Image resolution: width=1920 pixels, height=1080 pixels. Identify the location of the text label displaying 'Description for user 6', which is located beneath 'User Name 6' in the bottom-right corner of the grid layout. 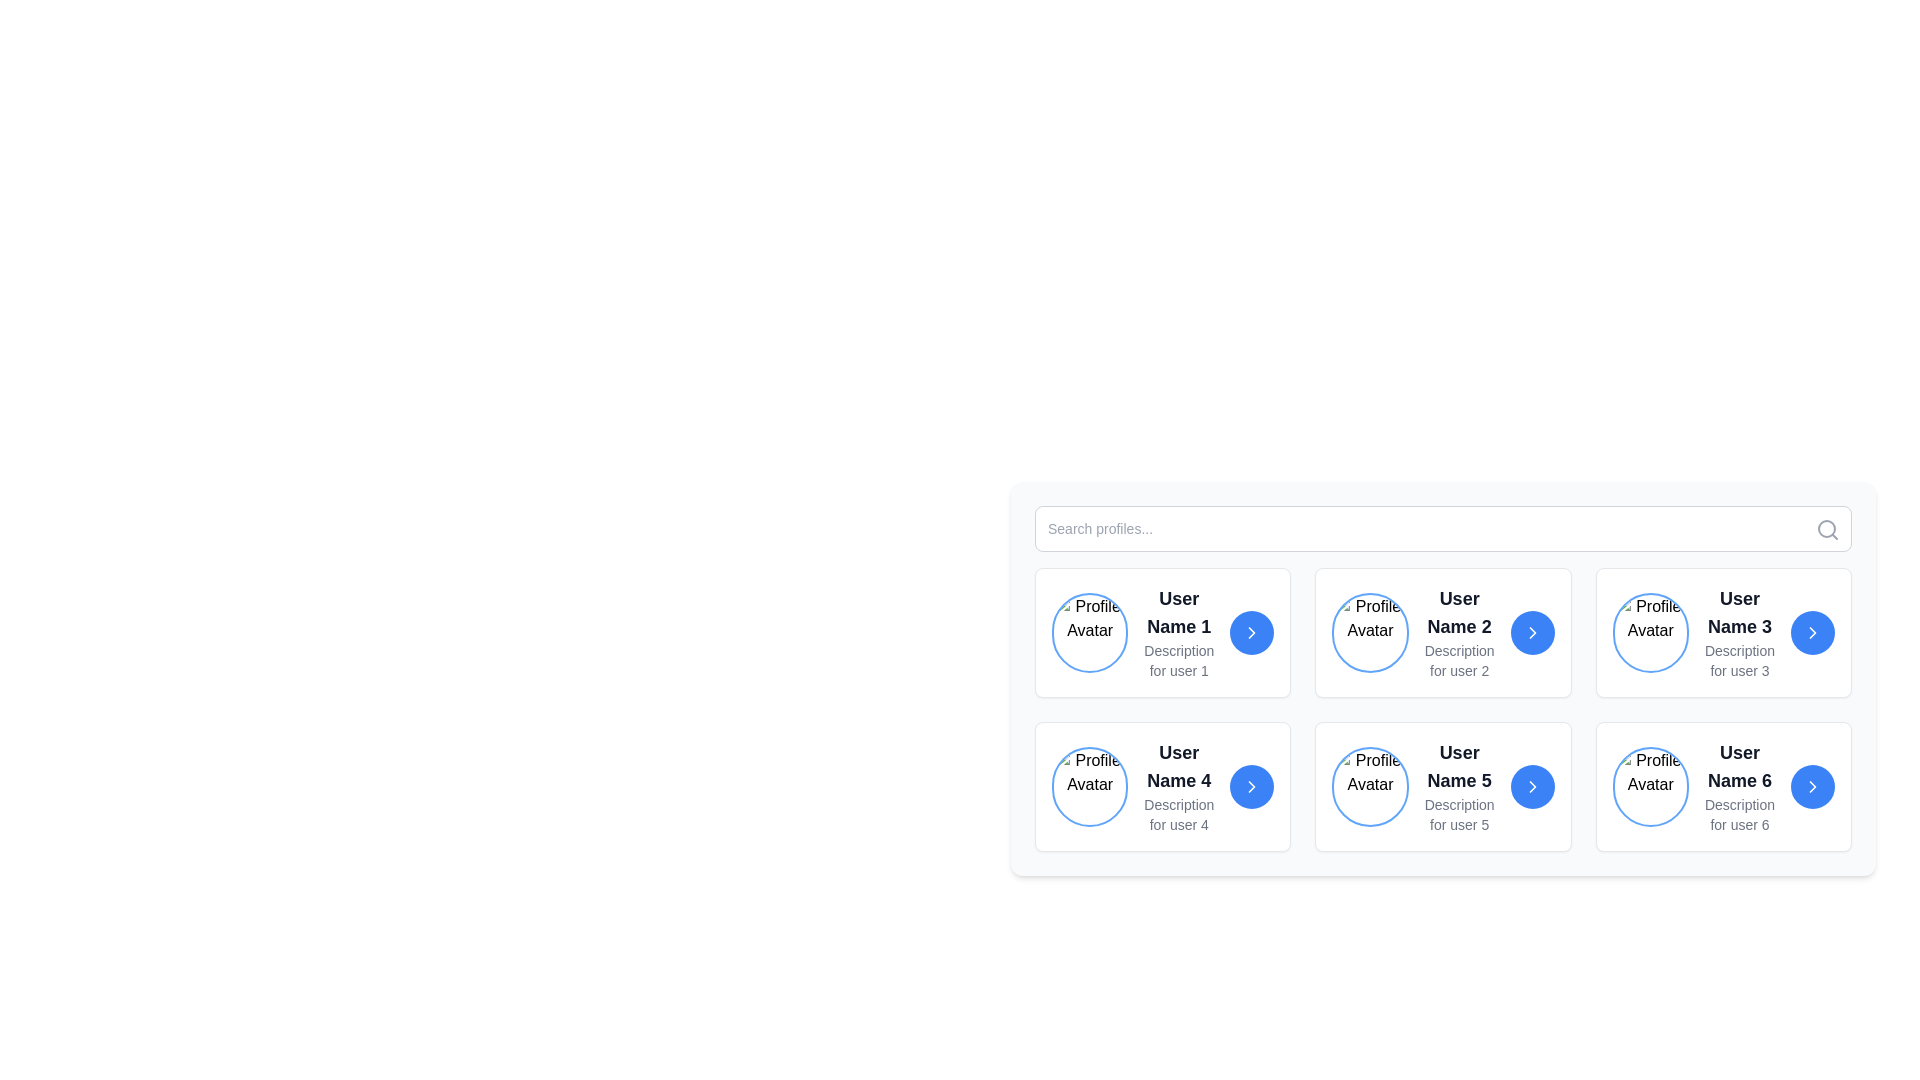
(1738, 814).